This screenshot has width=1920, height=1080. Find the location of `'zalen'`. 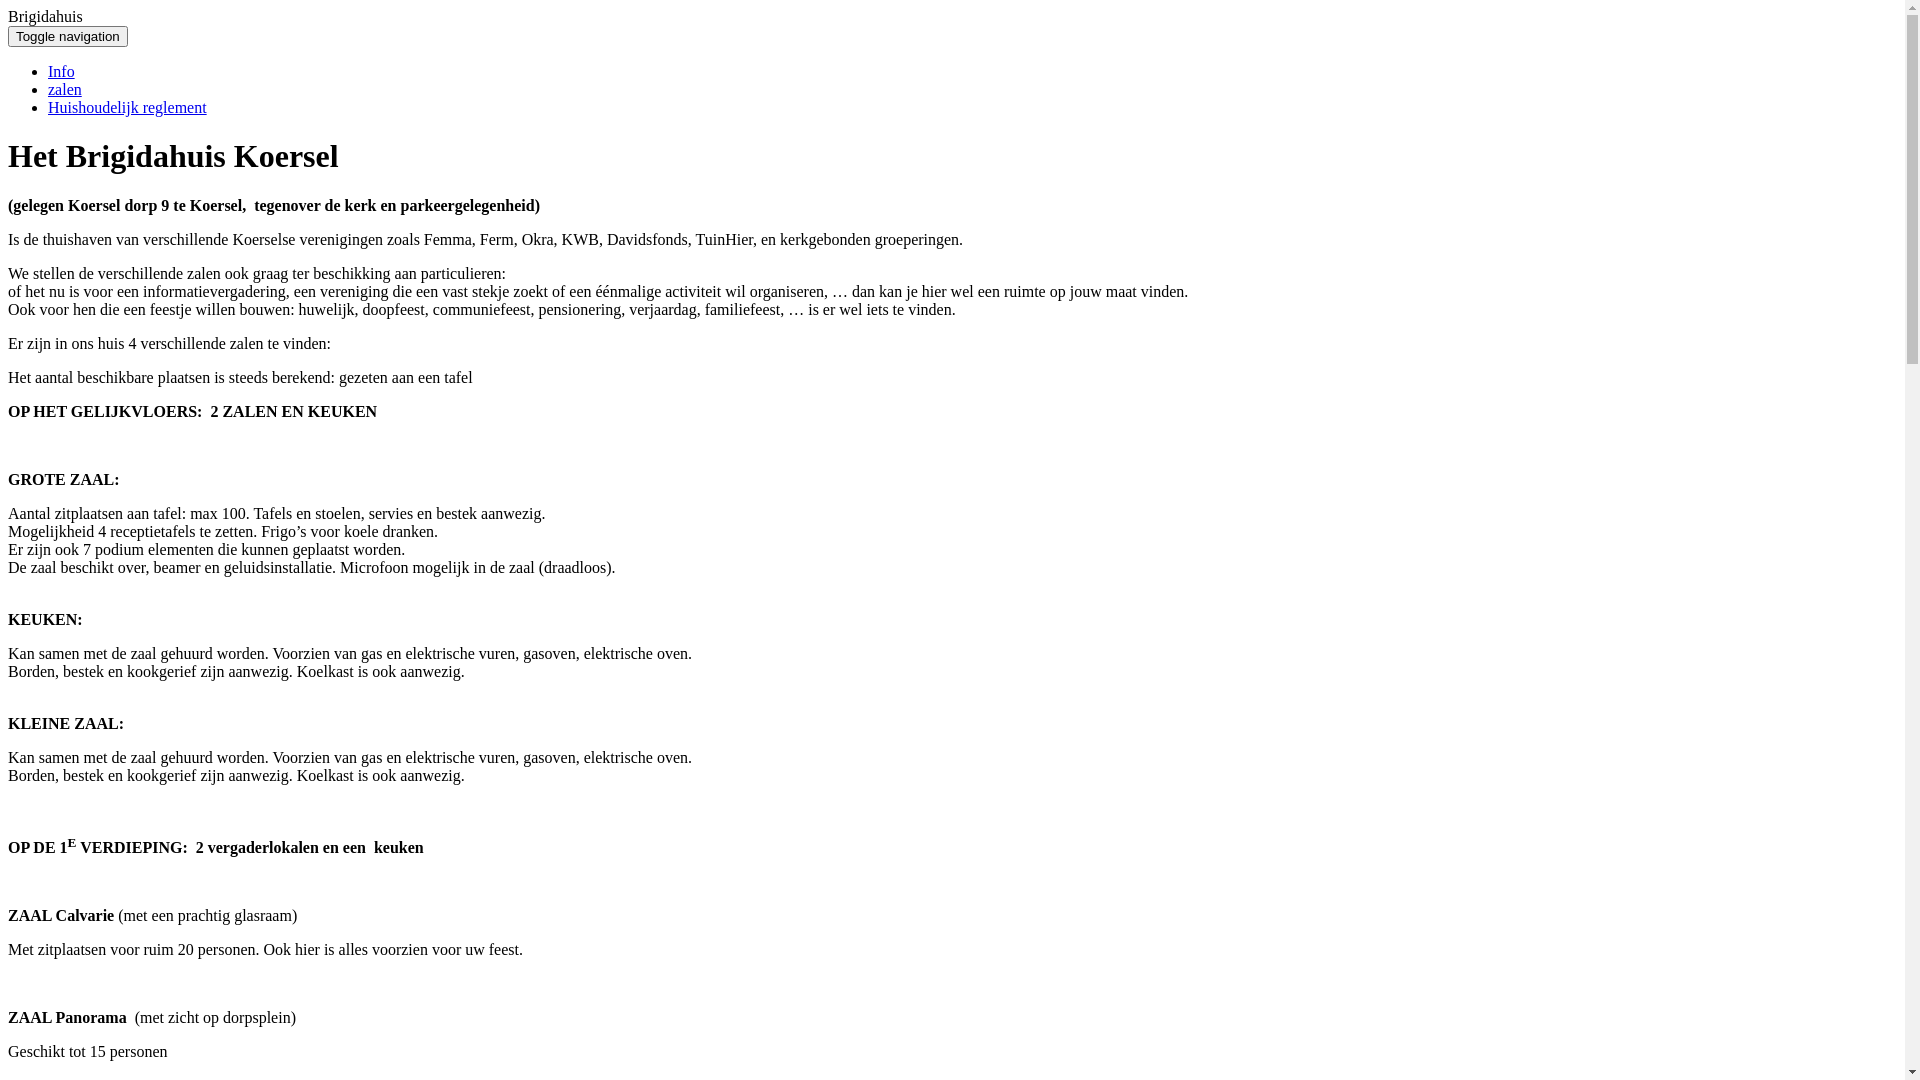

'zalen' is located at coordinates (65, 88).